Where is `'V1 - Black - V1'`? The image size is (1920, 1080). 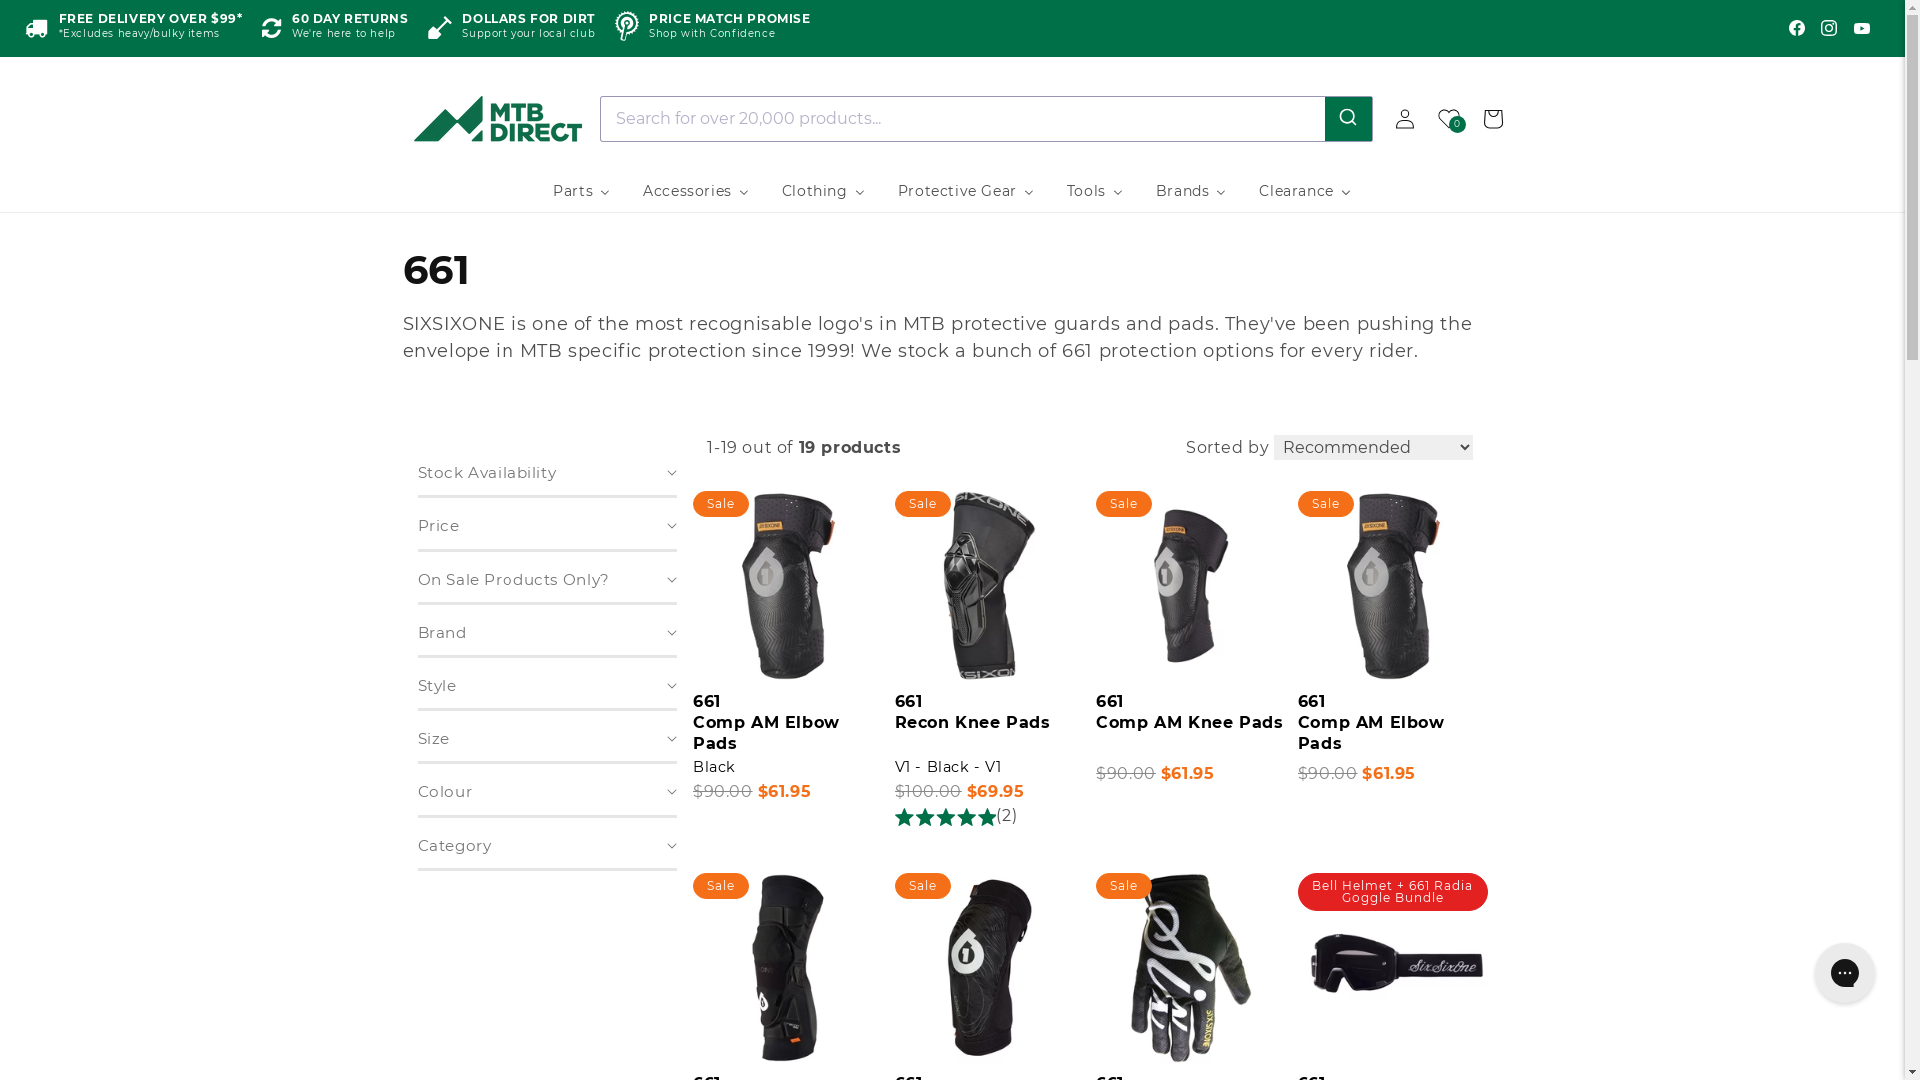
'V1 - Black - V1' is located at coordinates (947, 766).